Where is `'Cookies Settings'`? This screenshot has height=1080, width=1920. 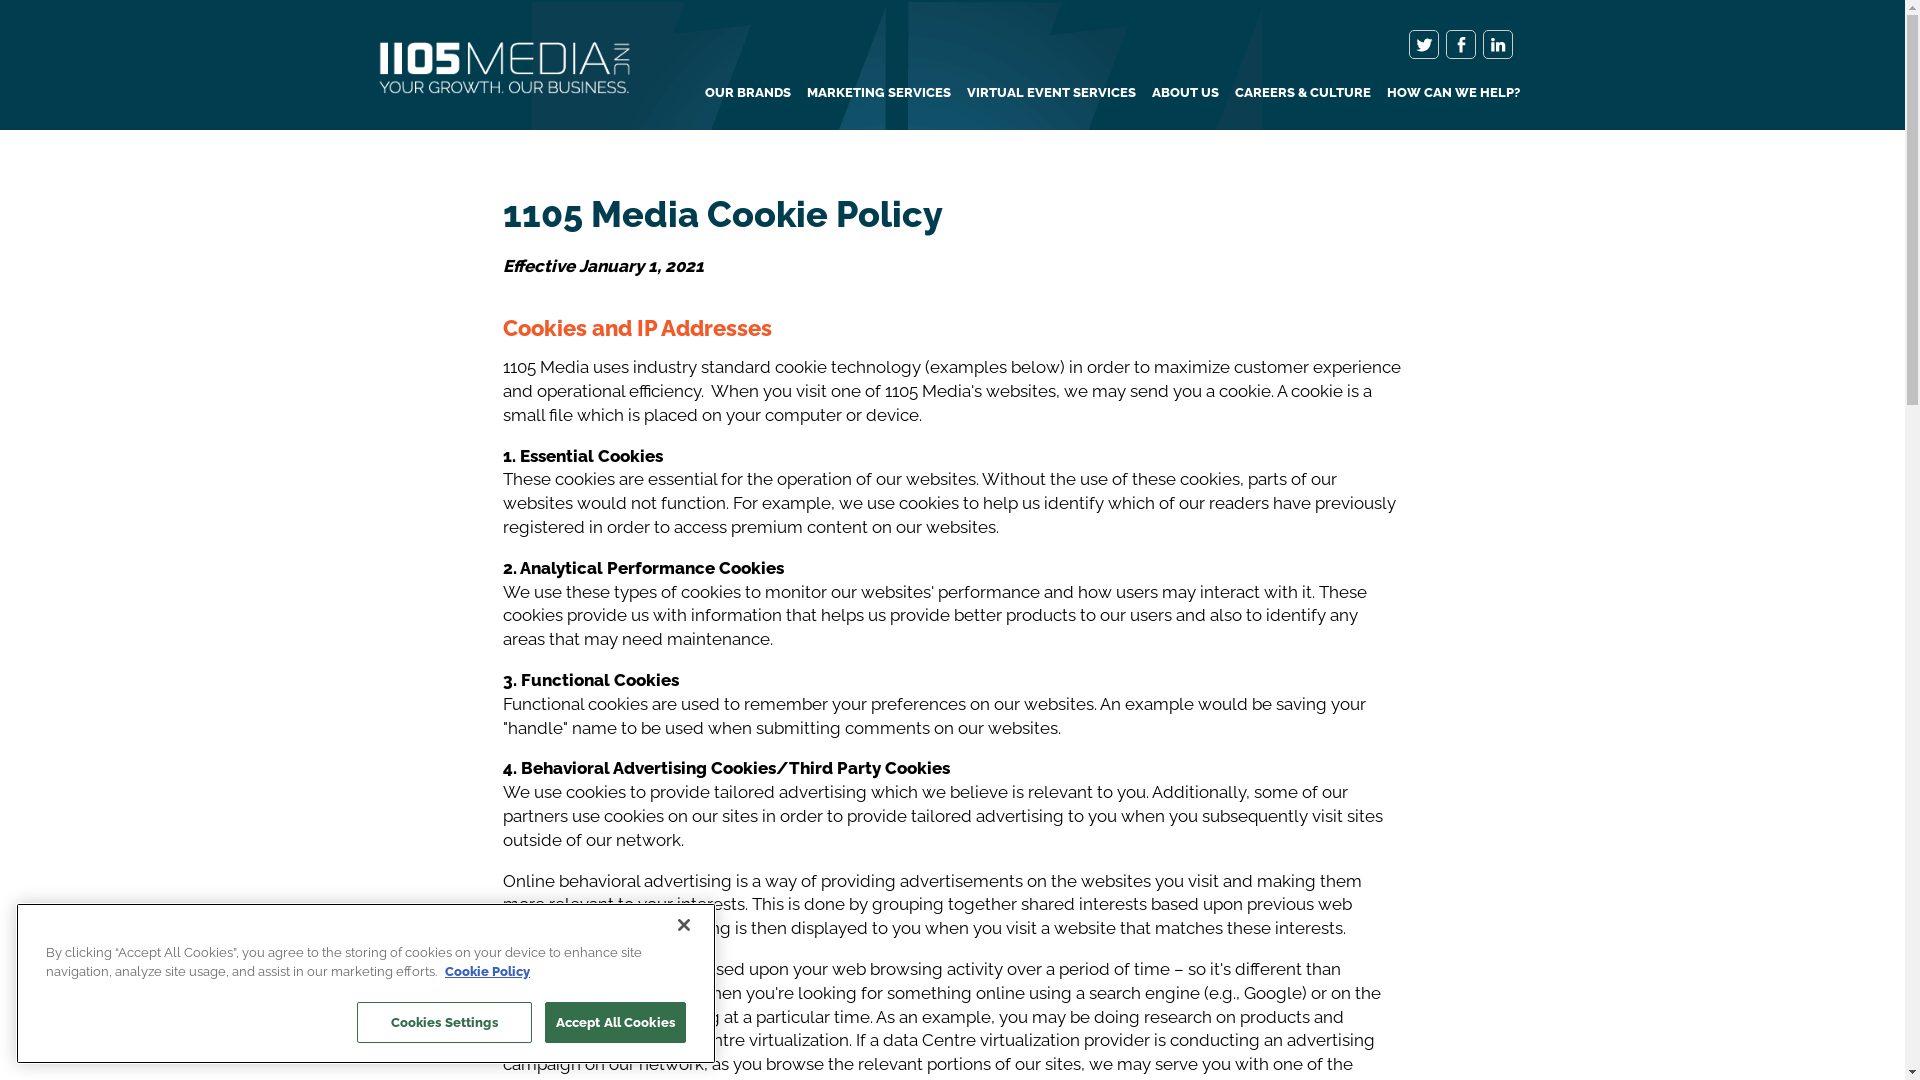 'Cookies Settings' is located at coordinates (443, 1022).